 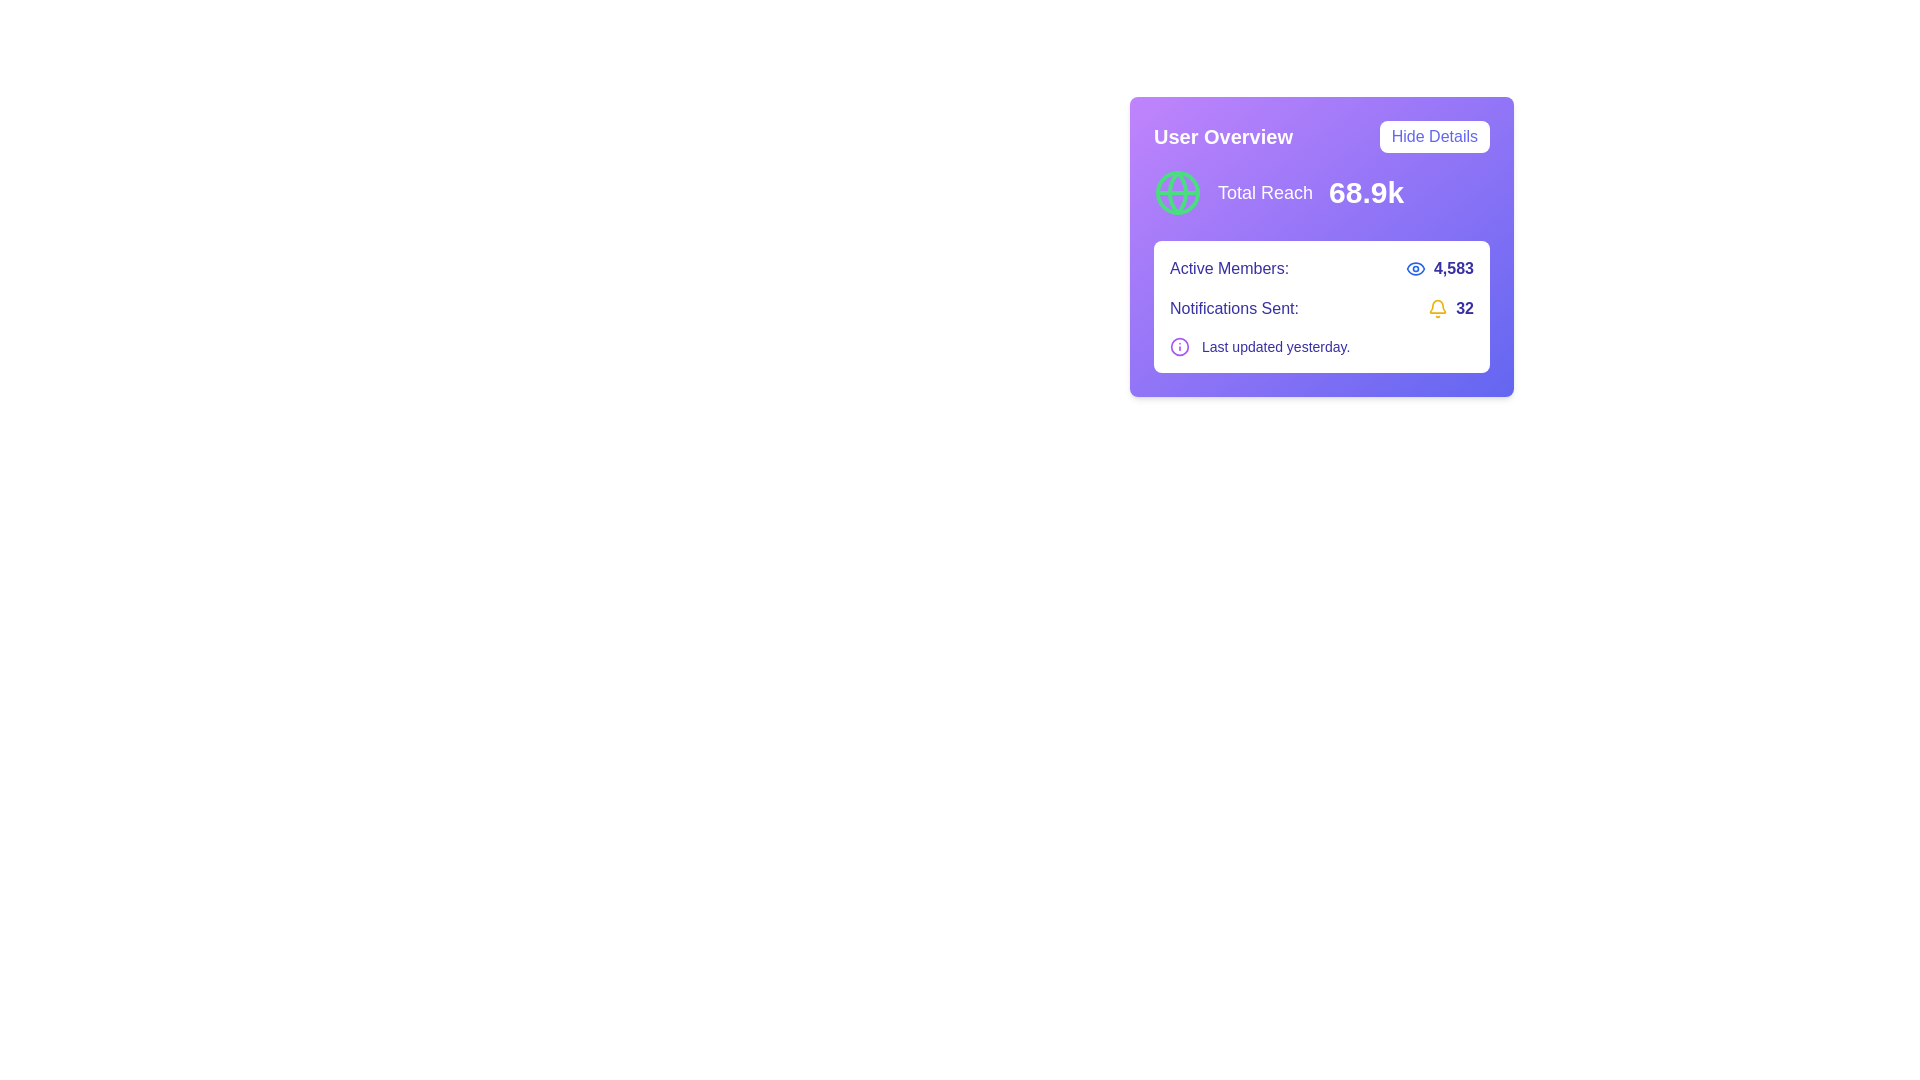 I want to click on the label that provides a description for the adjacent total reach value '68.9k', located centrally in the 'User Overview' panel, second from the left among its siblings, so click(x=1264, y=192).